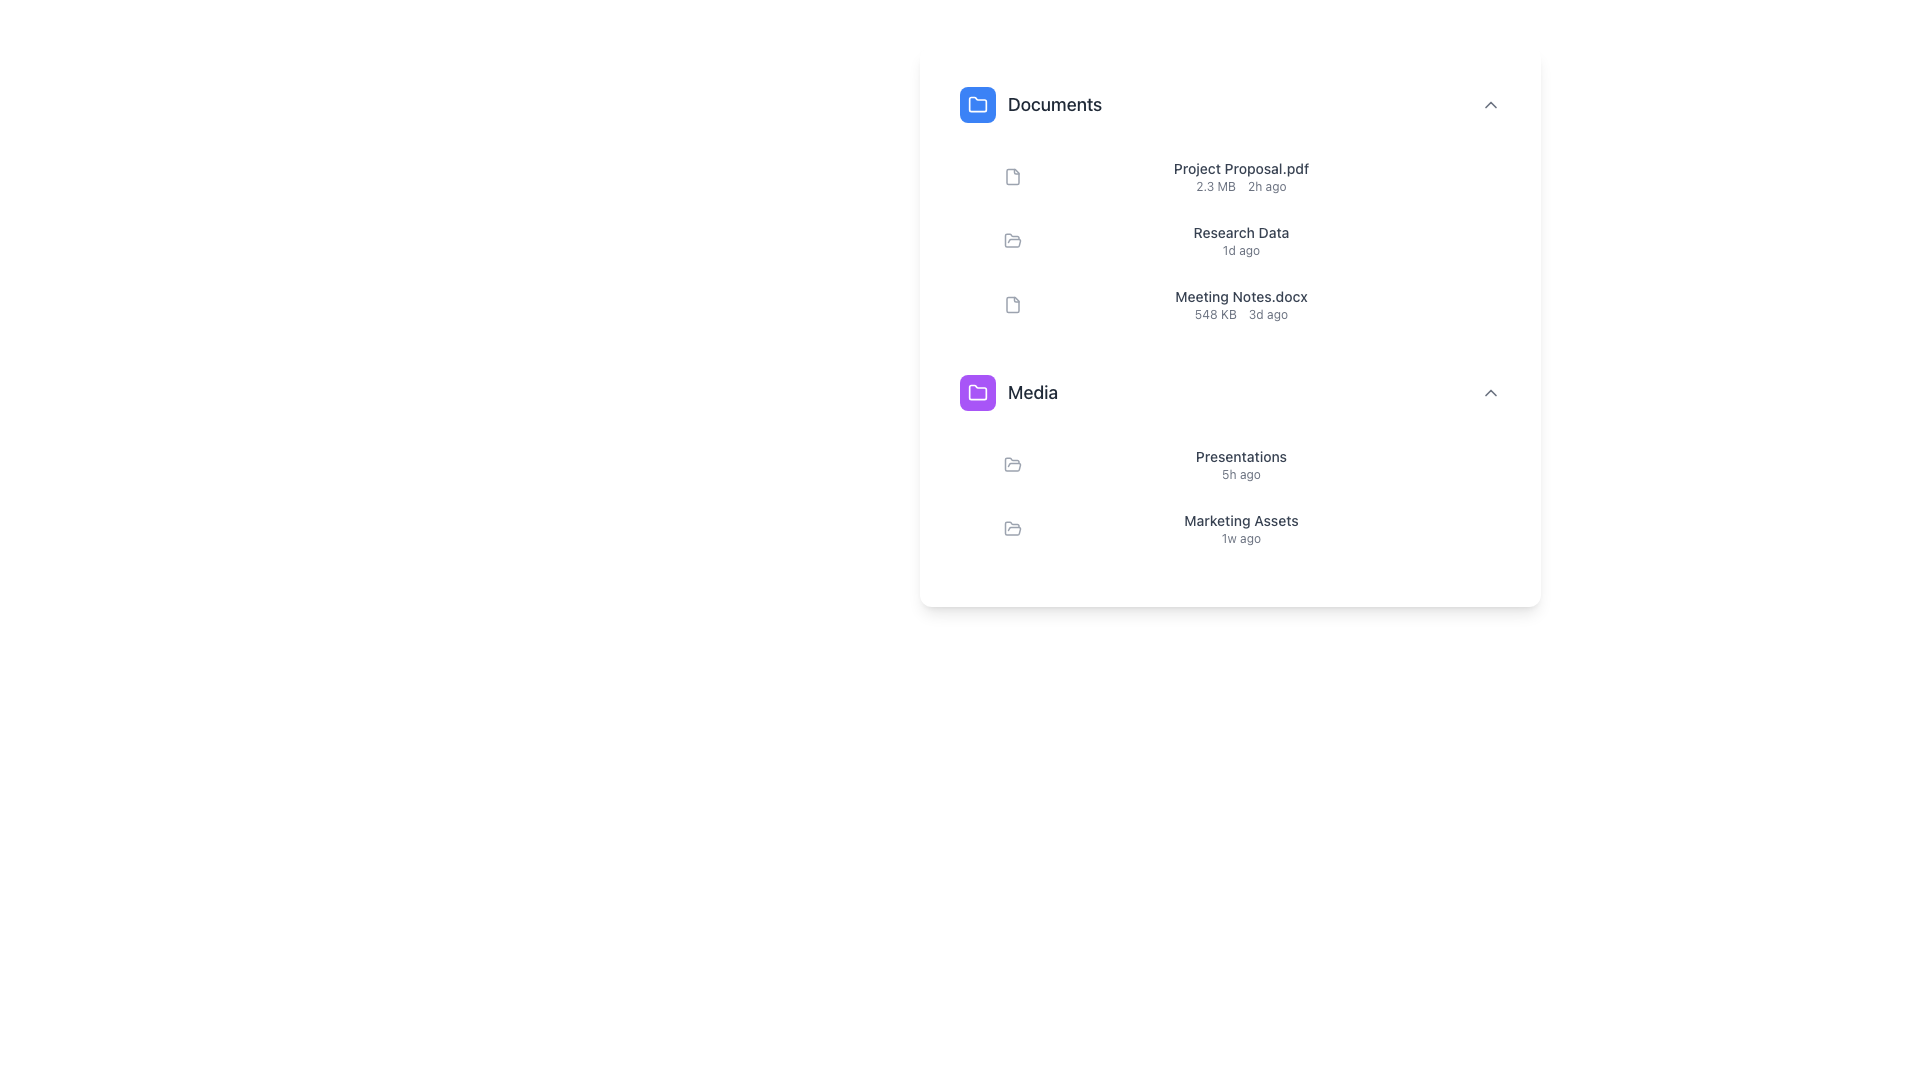 The image size is (1920, 1080). I want to click on the Ellipsis menu (three dots) at the far-right end of the 'Research Data' row, so click(1477, 239).